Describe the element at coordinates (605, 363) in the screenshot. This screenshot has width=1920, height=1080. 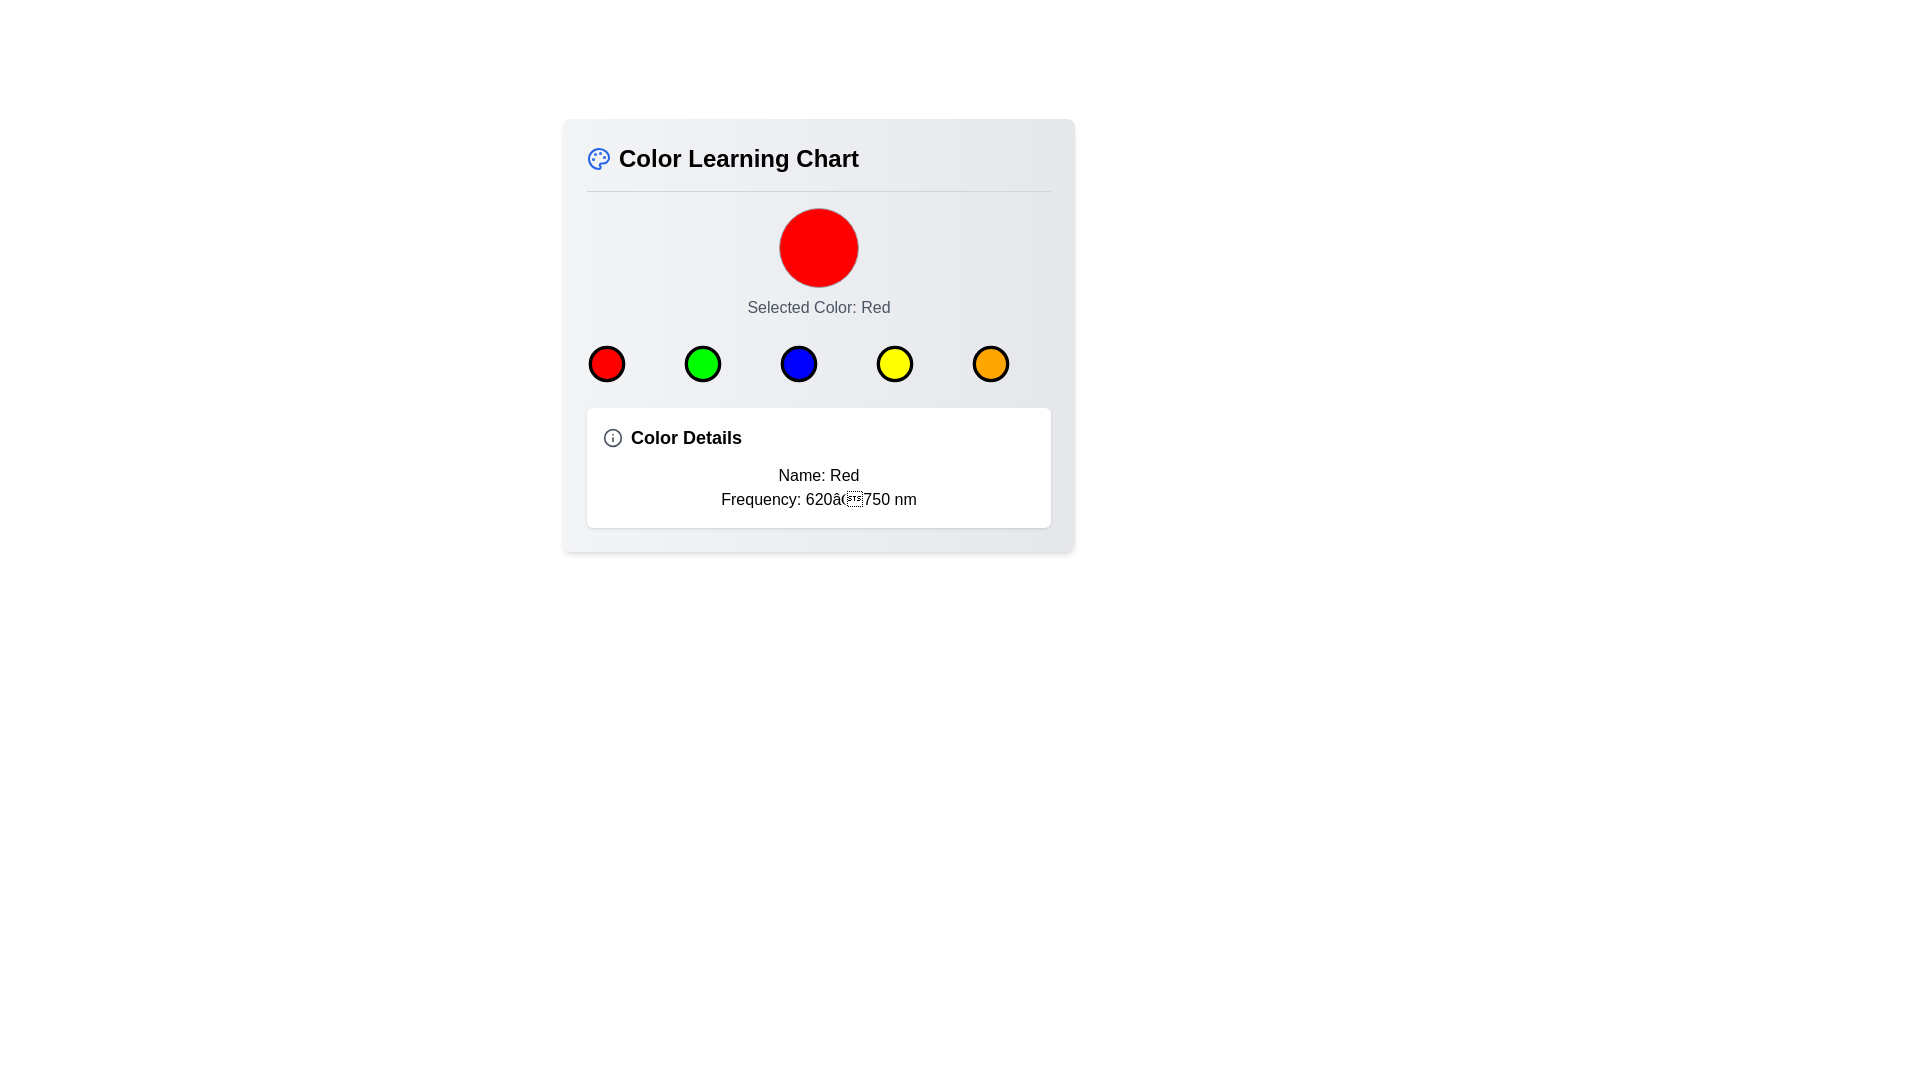
I see `the red circular icon with a black border located on the leftmost side of the horizontal row of circular icons in the 'Color Learning Chart' module` at that location.